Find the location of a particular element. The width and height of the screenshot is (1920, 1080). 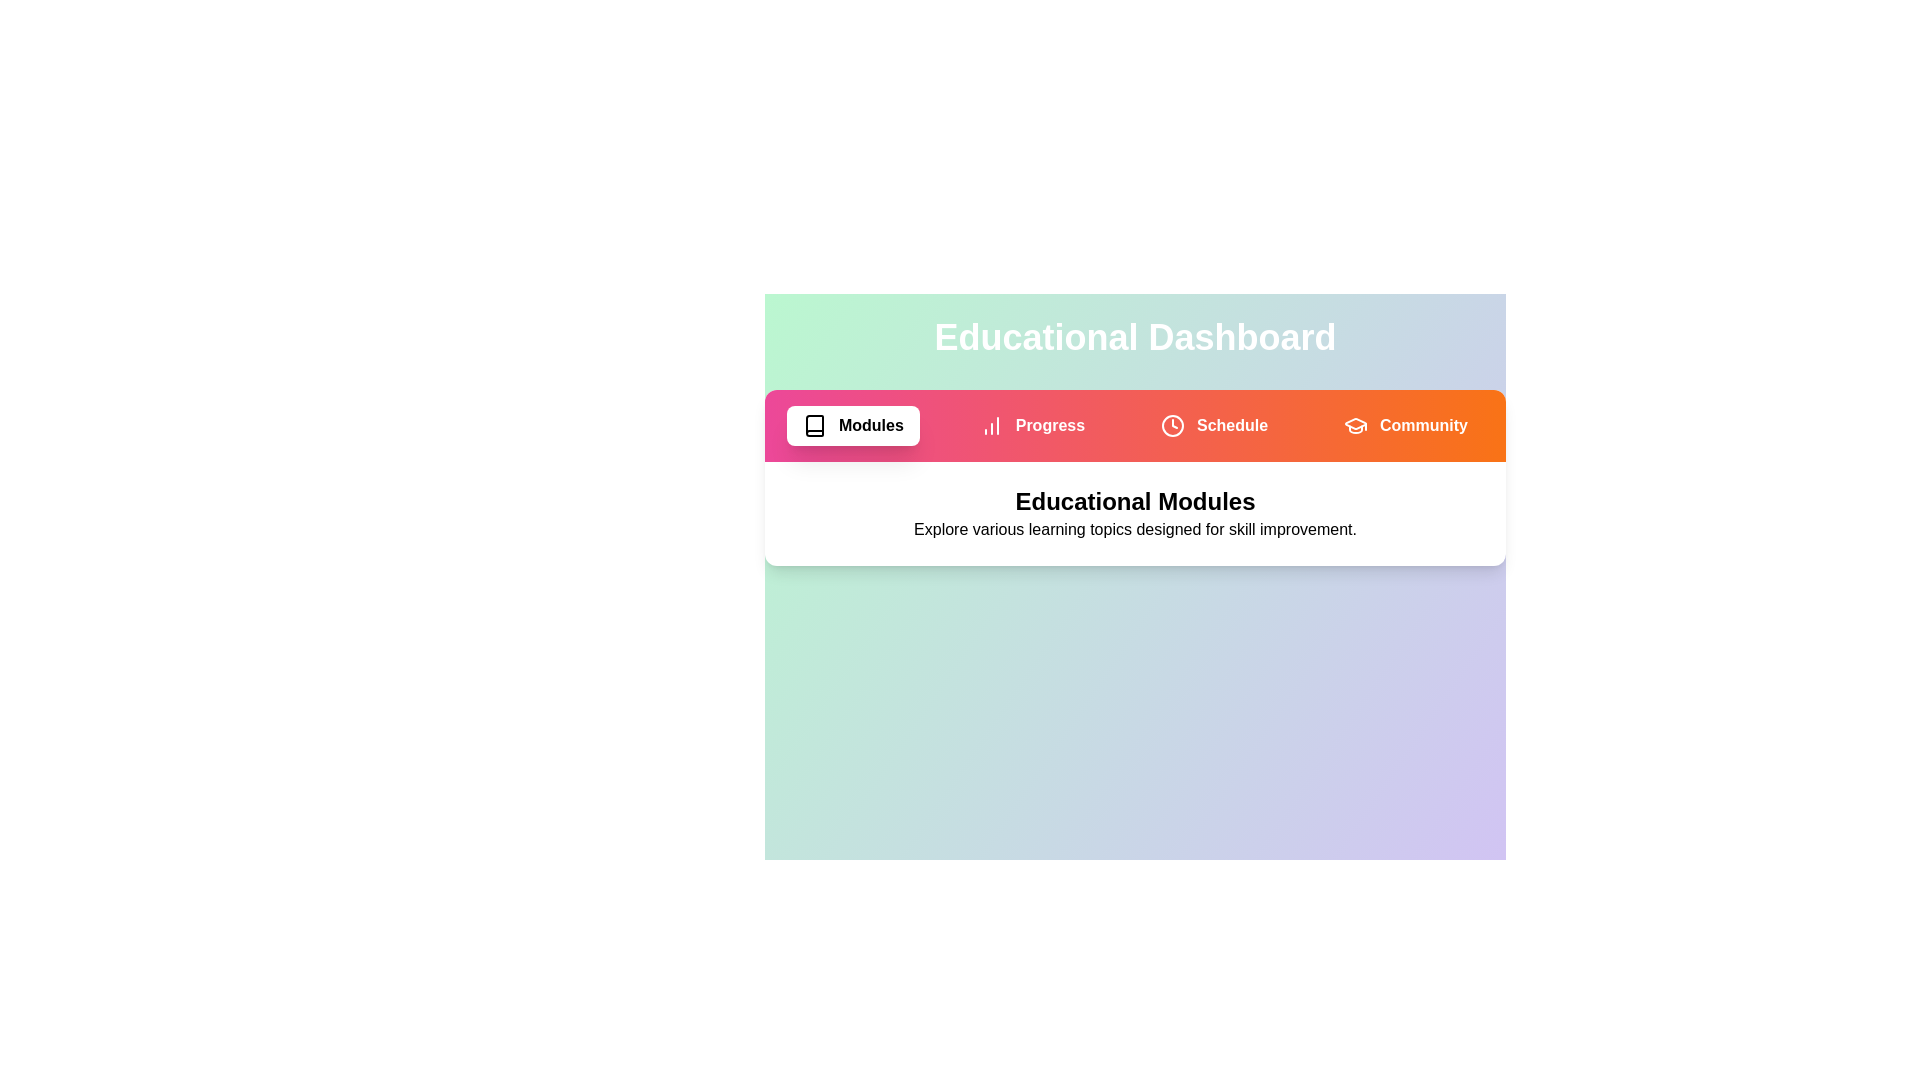

the 'Schedule' button, which is the third button in a row of four at the top center of the interface, featuring a clock icon and a gradient background is located at coordinates (1213, 424).